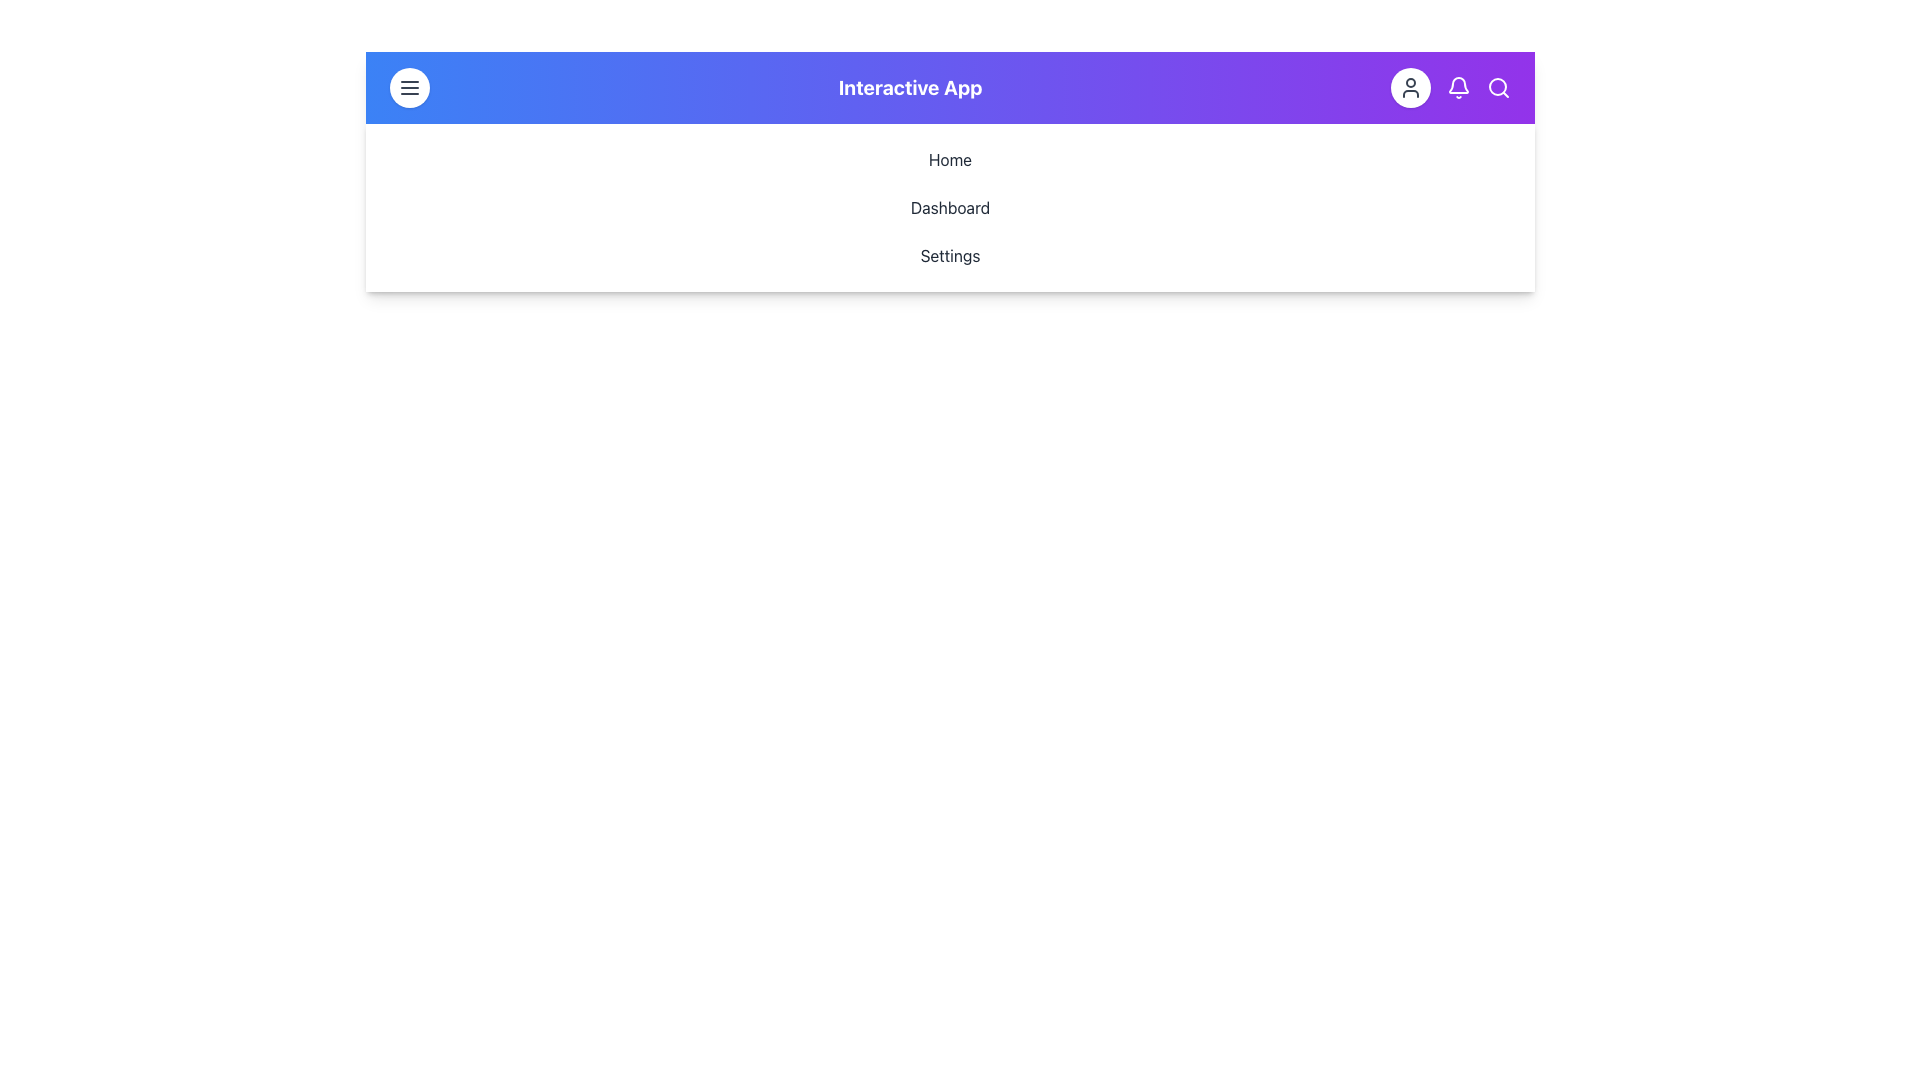 This screenshot has height=1080, width=1920. Describe the element at coordinates (909, 87) in the screenshot. I see `the static text element displaying 'Interactive App' in the header section of the navigation bar` at that location.